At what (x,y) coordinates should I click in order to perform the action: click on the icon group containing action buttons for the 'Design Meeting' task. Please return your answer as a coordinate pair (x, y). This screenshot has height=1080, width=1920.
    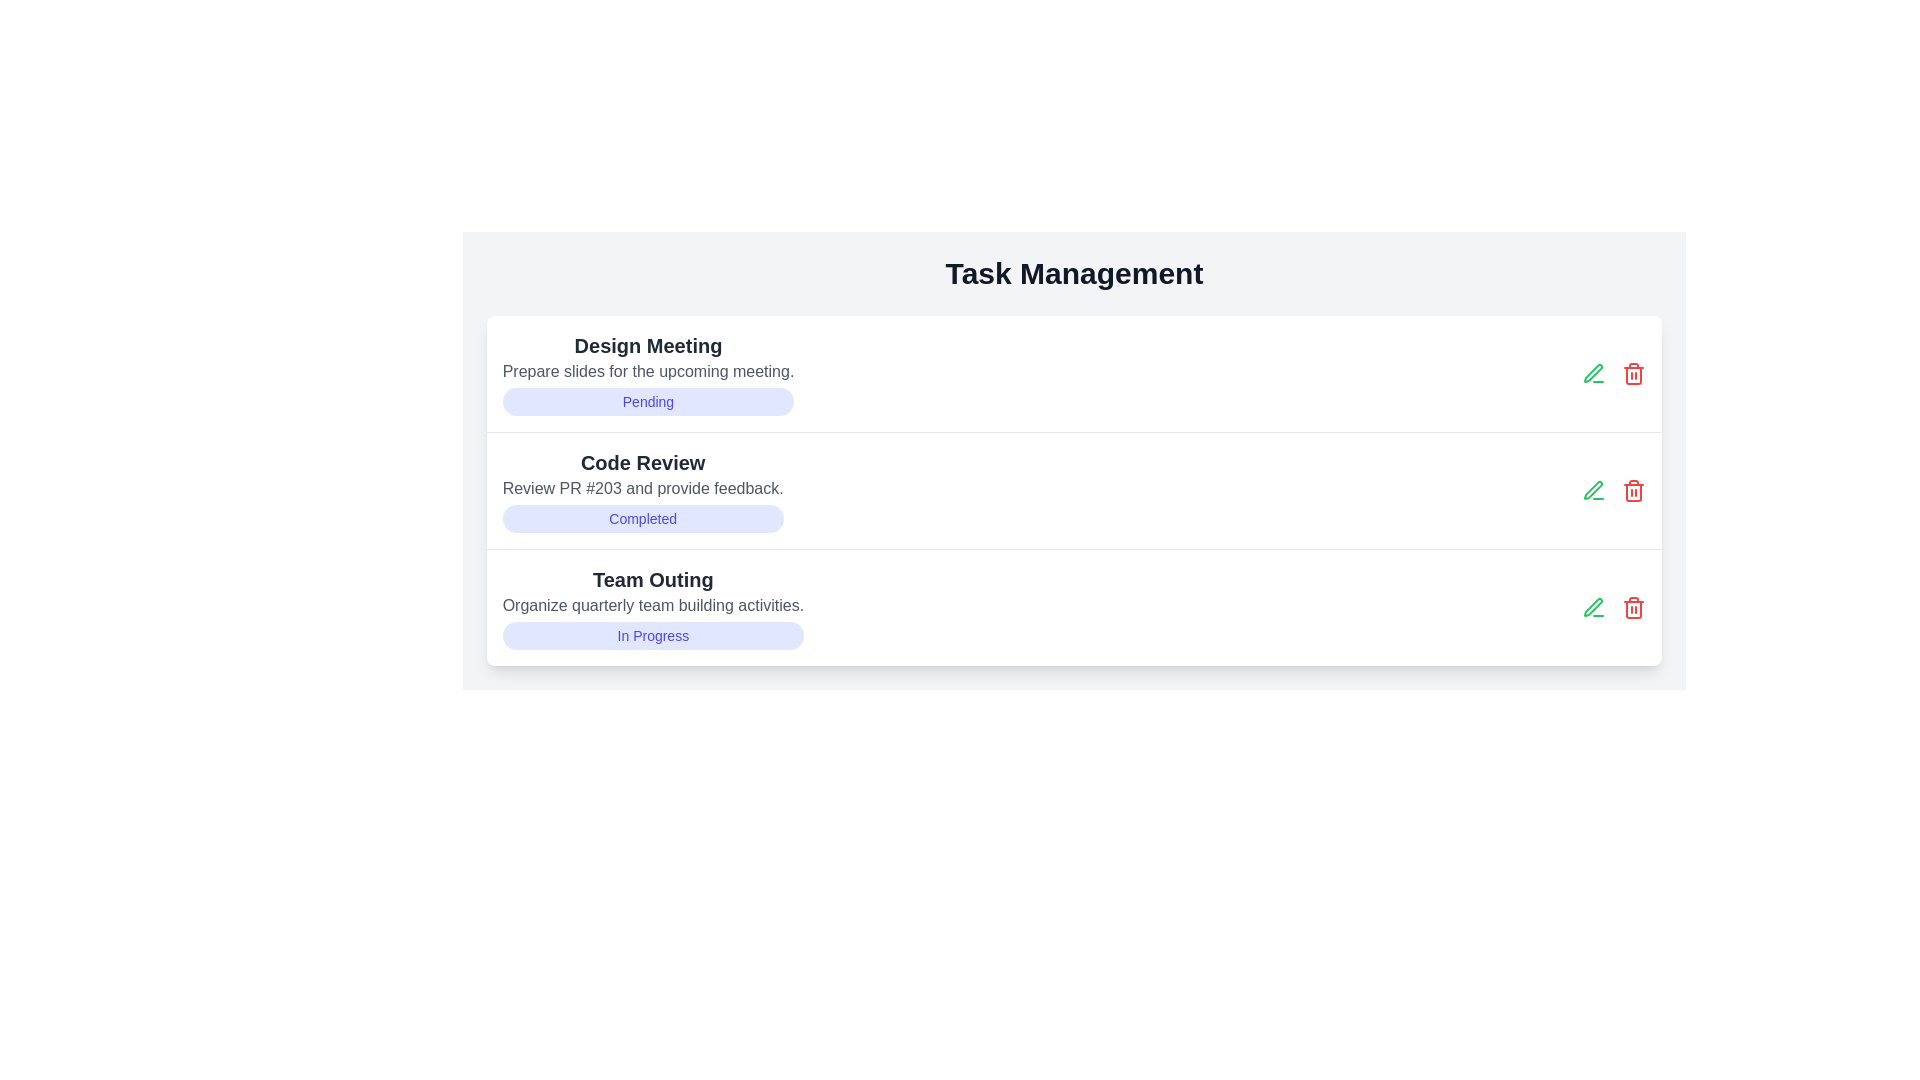
    Looking at the image, I should click on (1614, 374).